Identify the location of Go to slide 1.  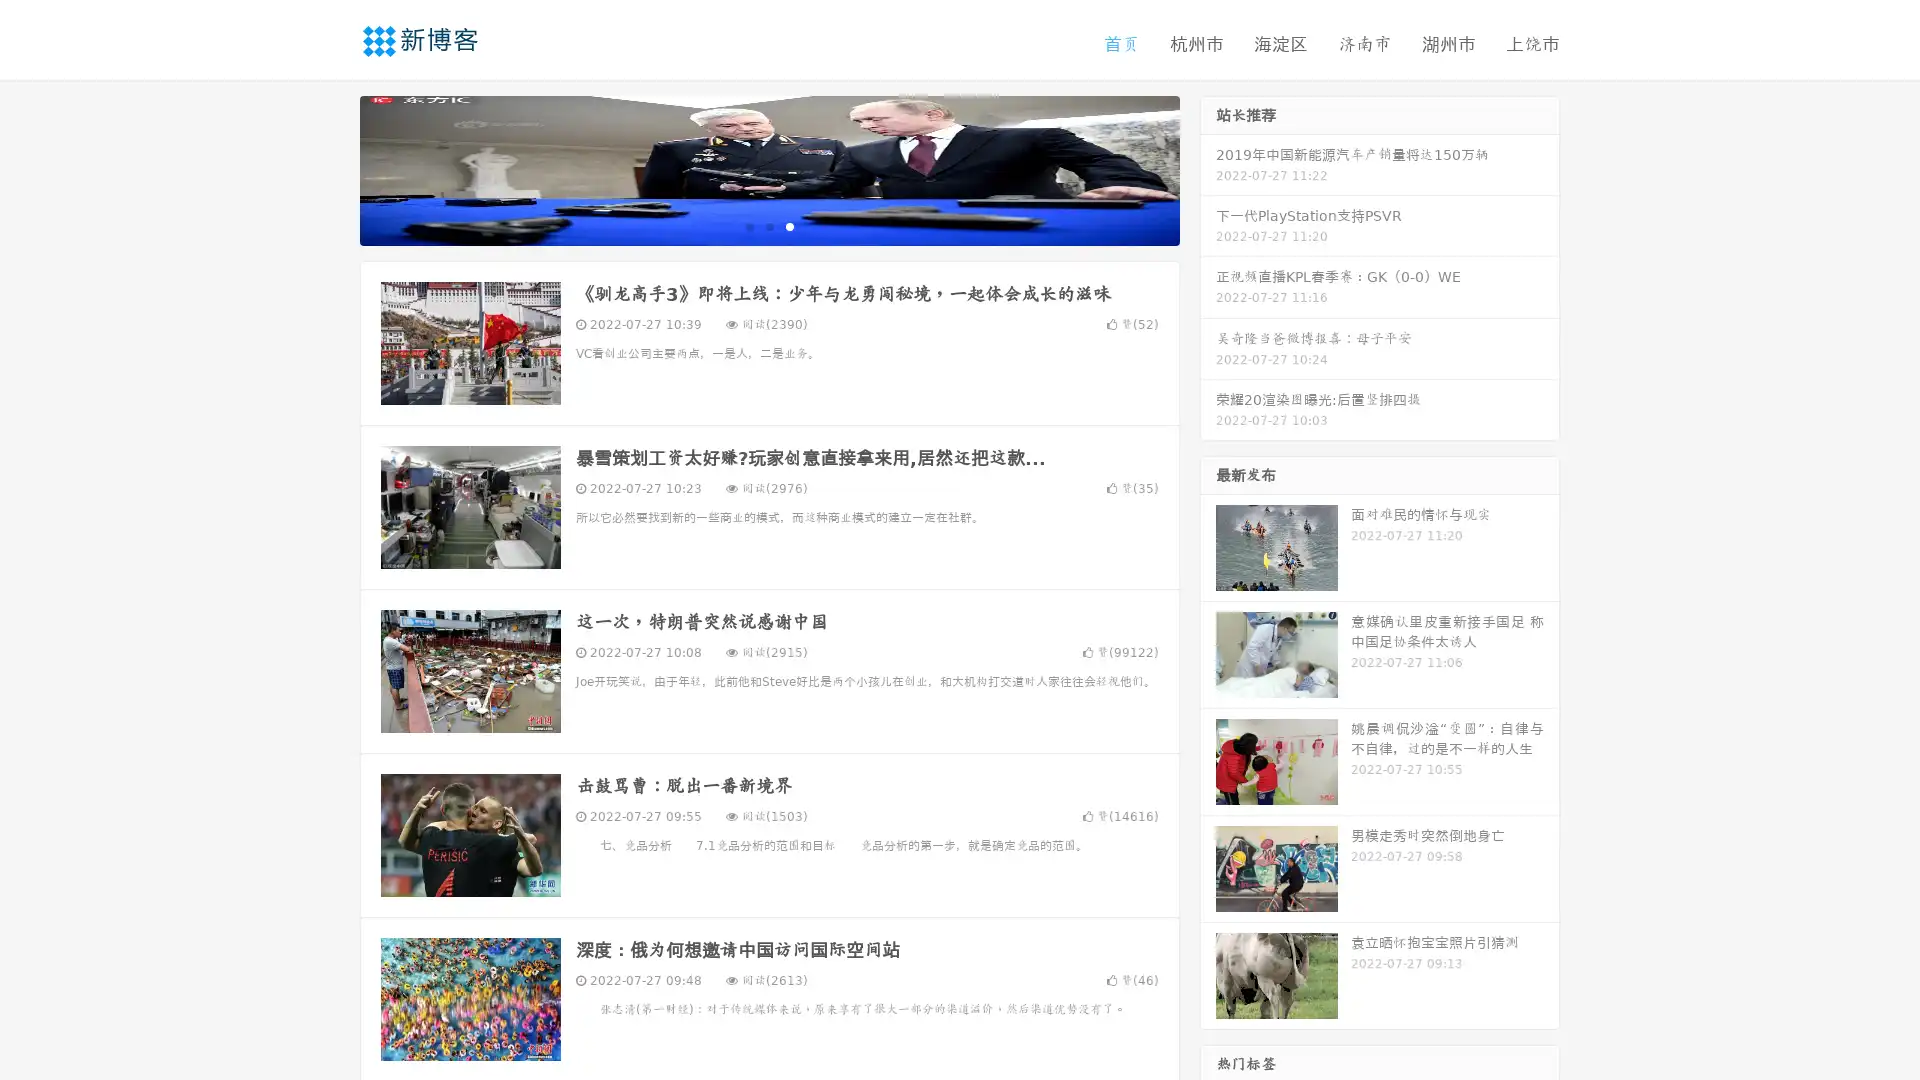
(748, 225).